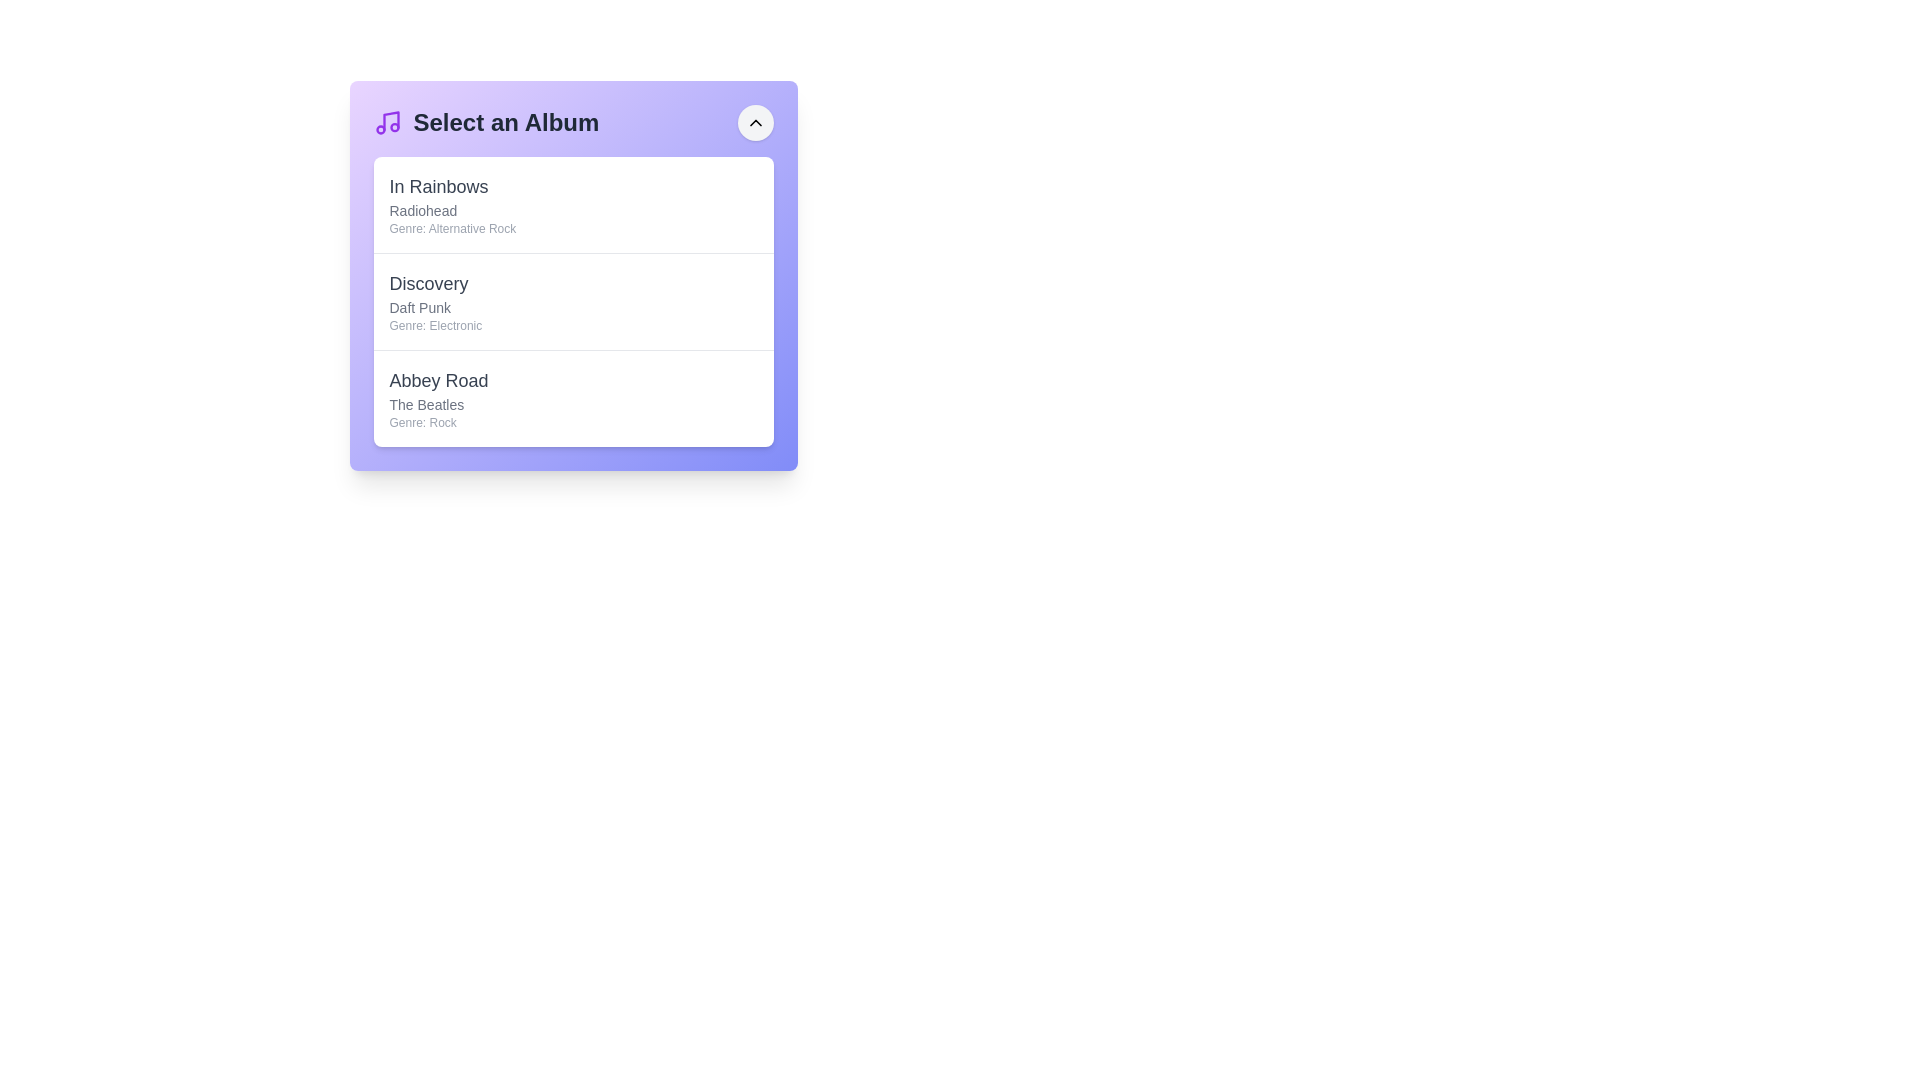 This screenshot has width=1920, height=1080. Describe the element at coordinates (434, 308) in the screenshot. I see `the label displaying the text 'Daft Punk', which is positioned below the 'Discovery' title and above the 'Genre: Electronic' text in a vertically arranged album entry` at that location.